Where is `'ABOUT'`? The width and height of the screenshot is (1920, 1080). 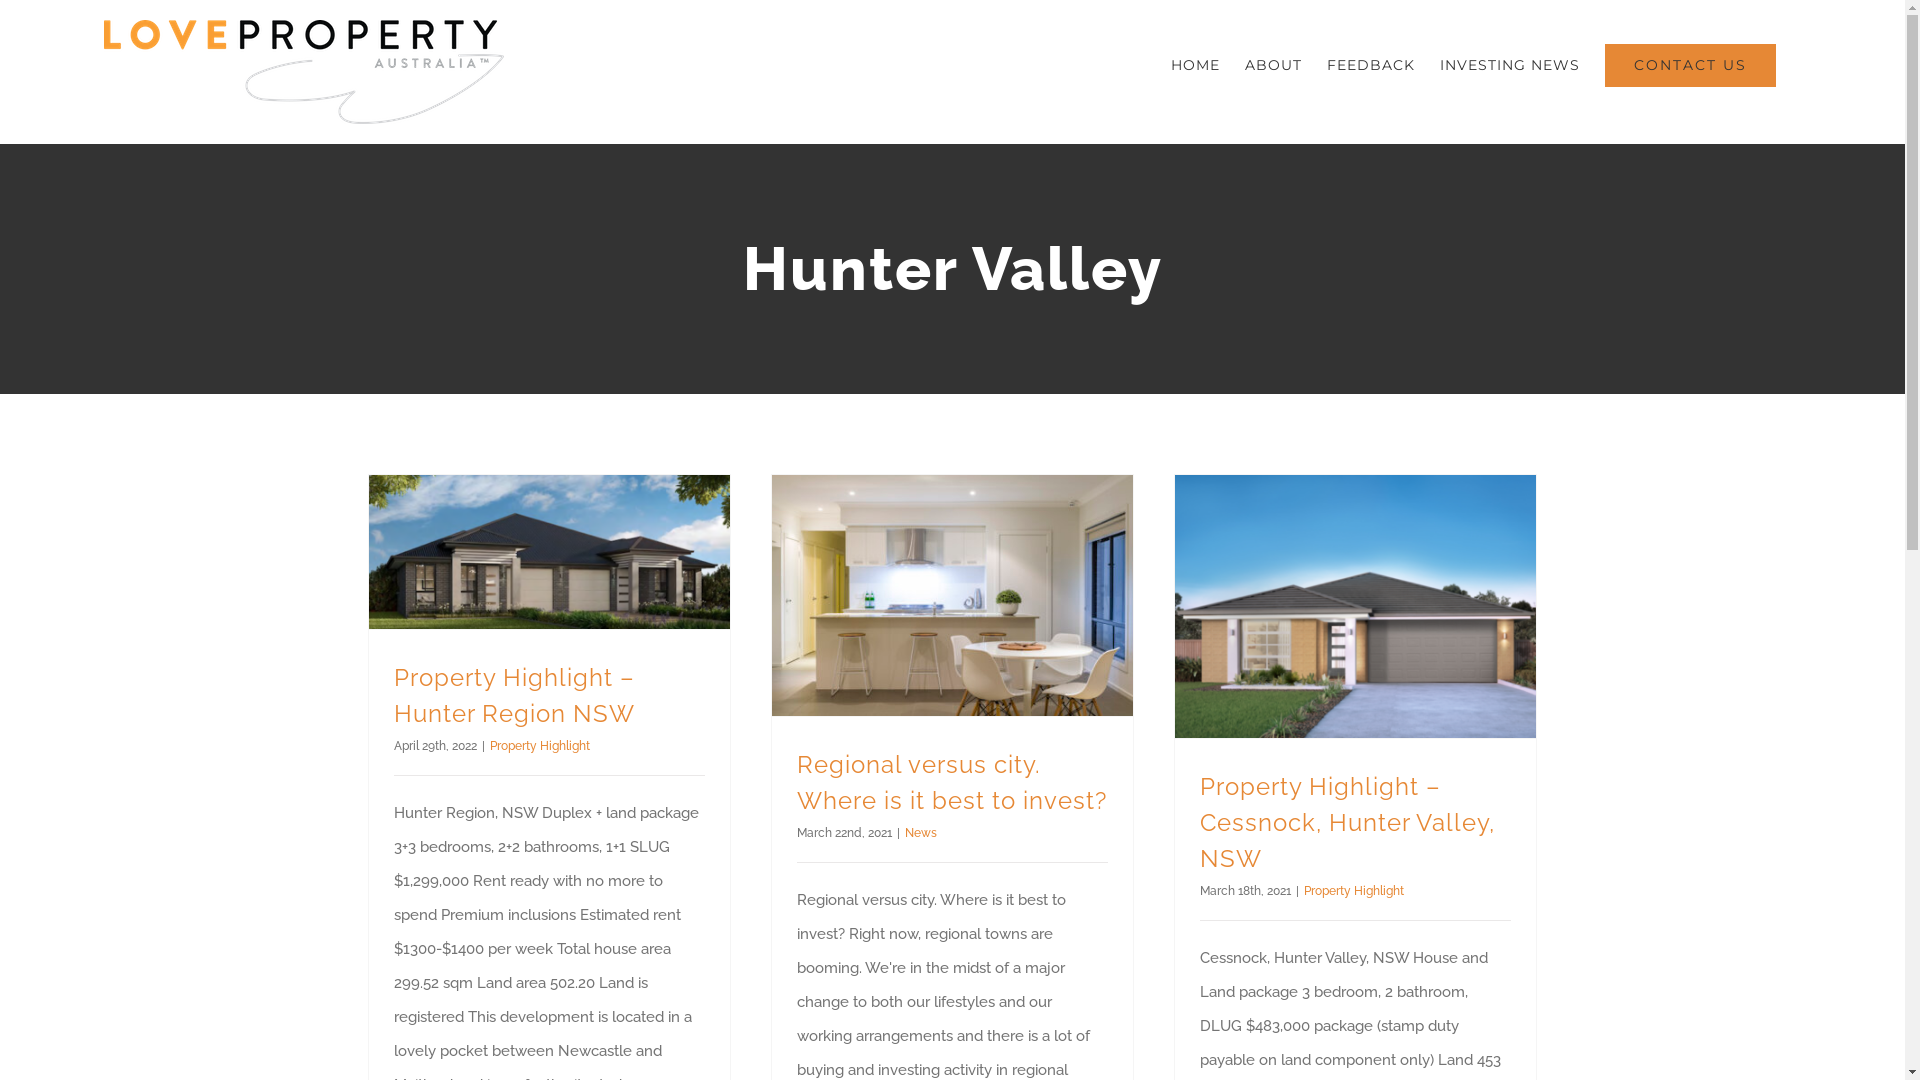
'ABOUT' is located at coordinates (1272, 64).